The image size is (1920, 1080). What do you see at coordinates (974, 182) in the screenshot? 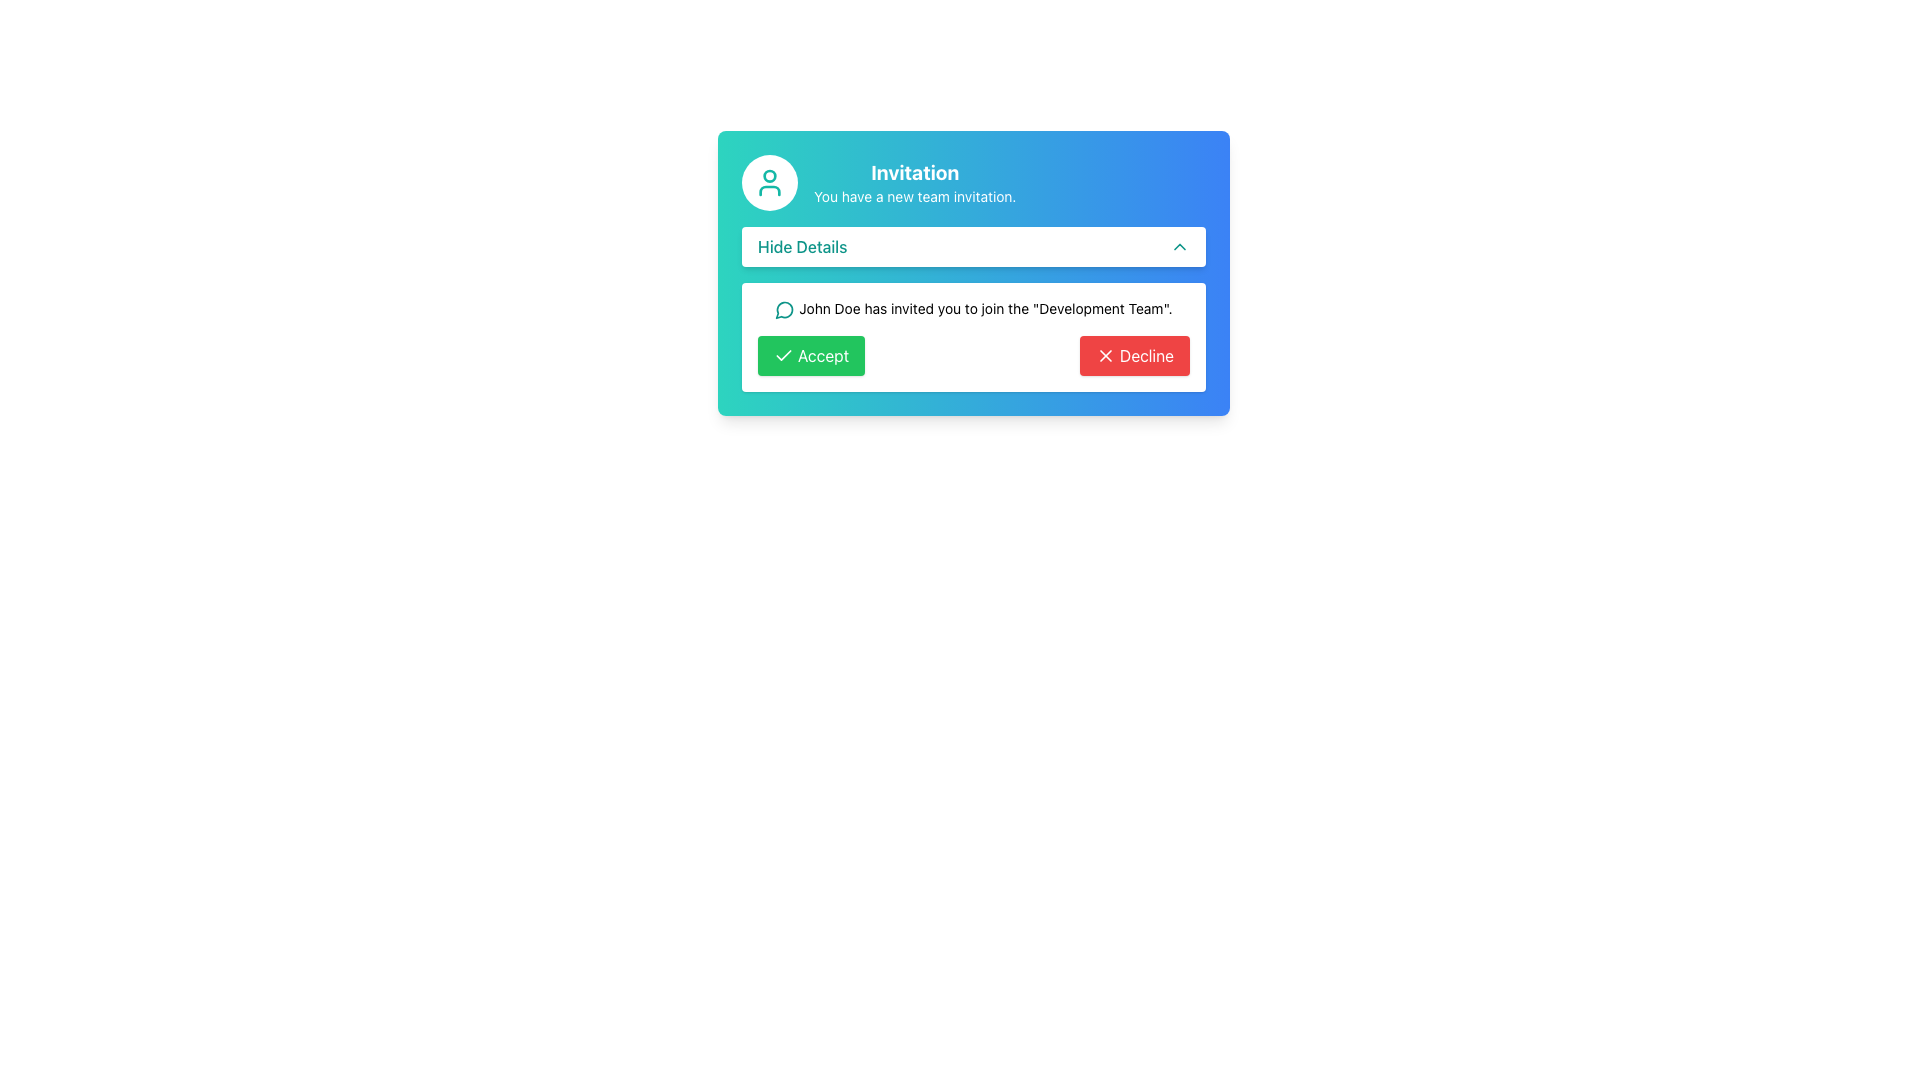
I see `the Notification header section, which displays team invitation notifications and is located at the top of the blue gradient panel, right of the circular icon and above the 'Hide Details' button` at bounding box center [974, 182].